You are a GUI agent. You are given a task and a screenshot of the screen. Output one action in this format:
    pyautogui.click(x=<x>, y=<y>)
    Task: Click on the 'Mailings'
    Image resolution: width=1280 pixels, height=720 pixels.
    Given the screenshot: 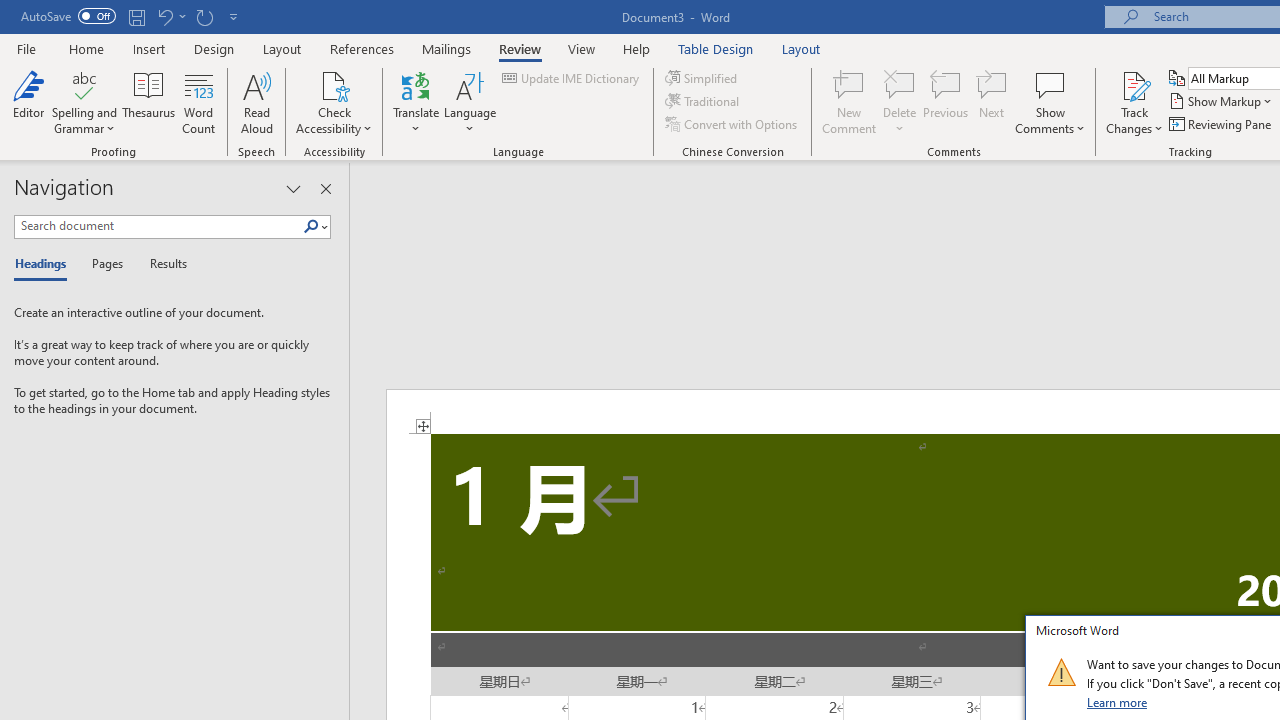 What is the action you would take?
    pyautogui.click(x=446, y=48)
    